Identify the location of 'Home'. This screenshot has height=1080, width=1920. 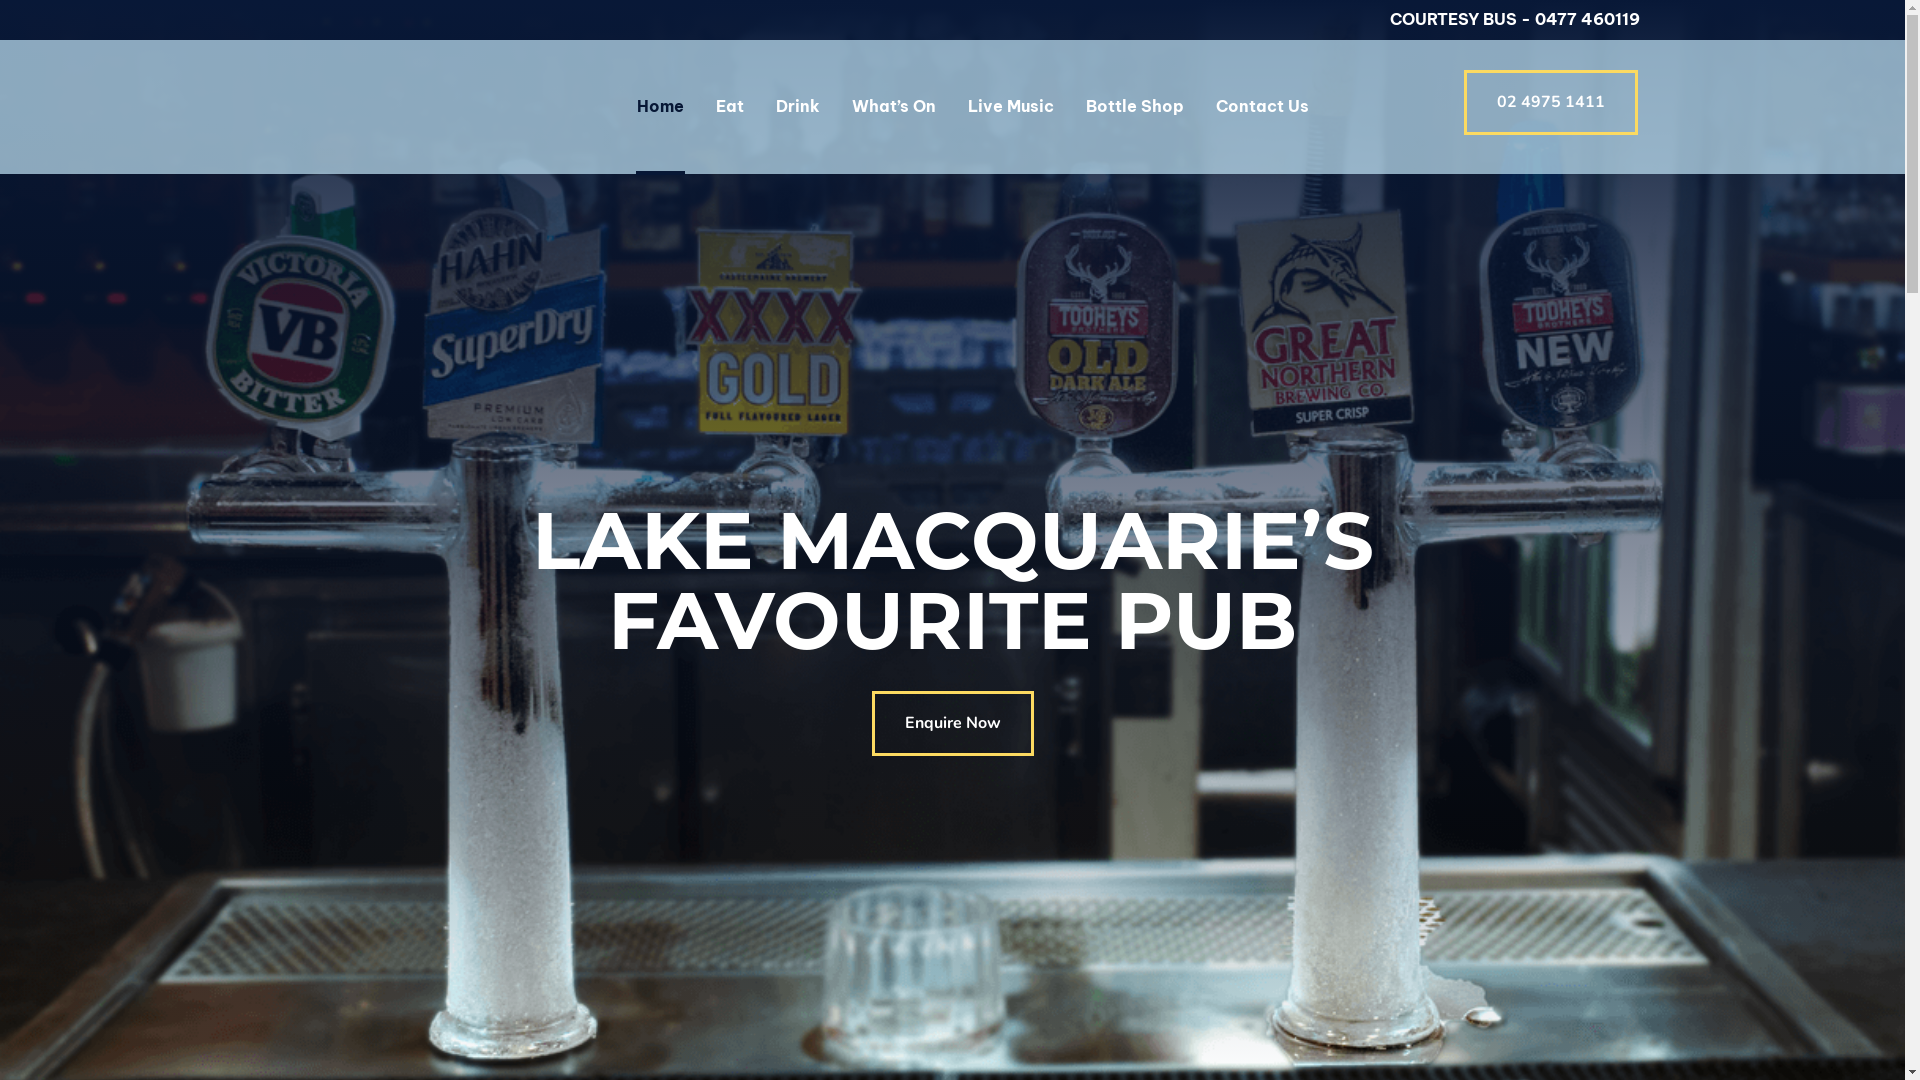
(659, 105).